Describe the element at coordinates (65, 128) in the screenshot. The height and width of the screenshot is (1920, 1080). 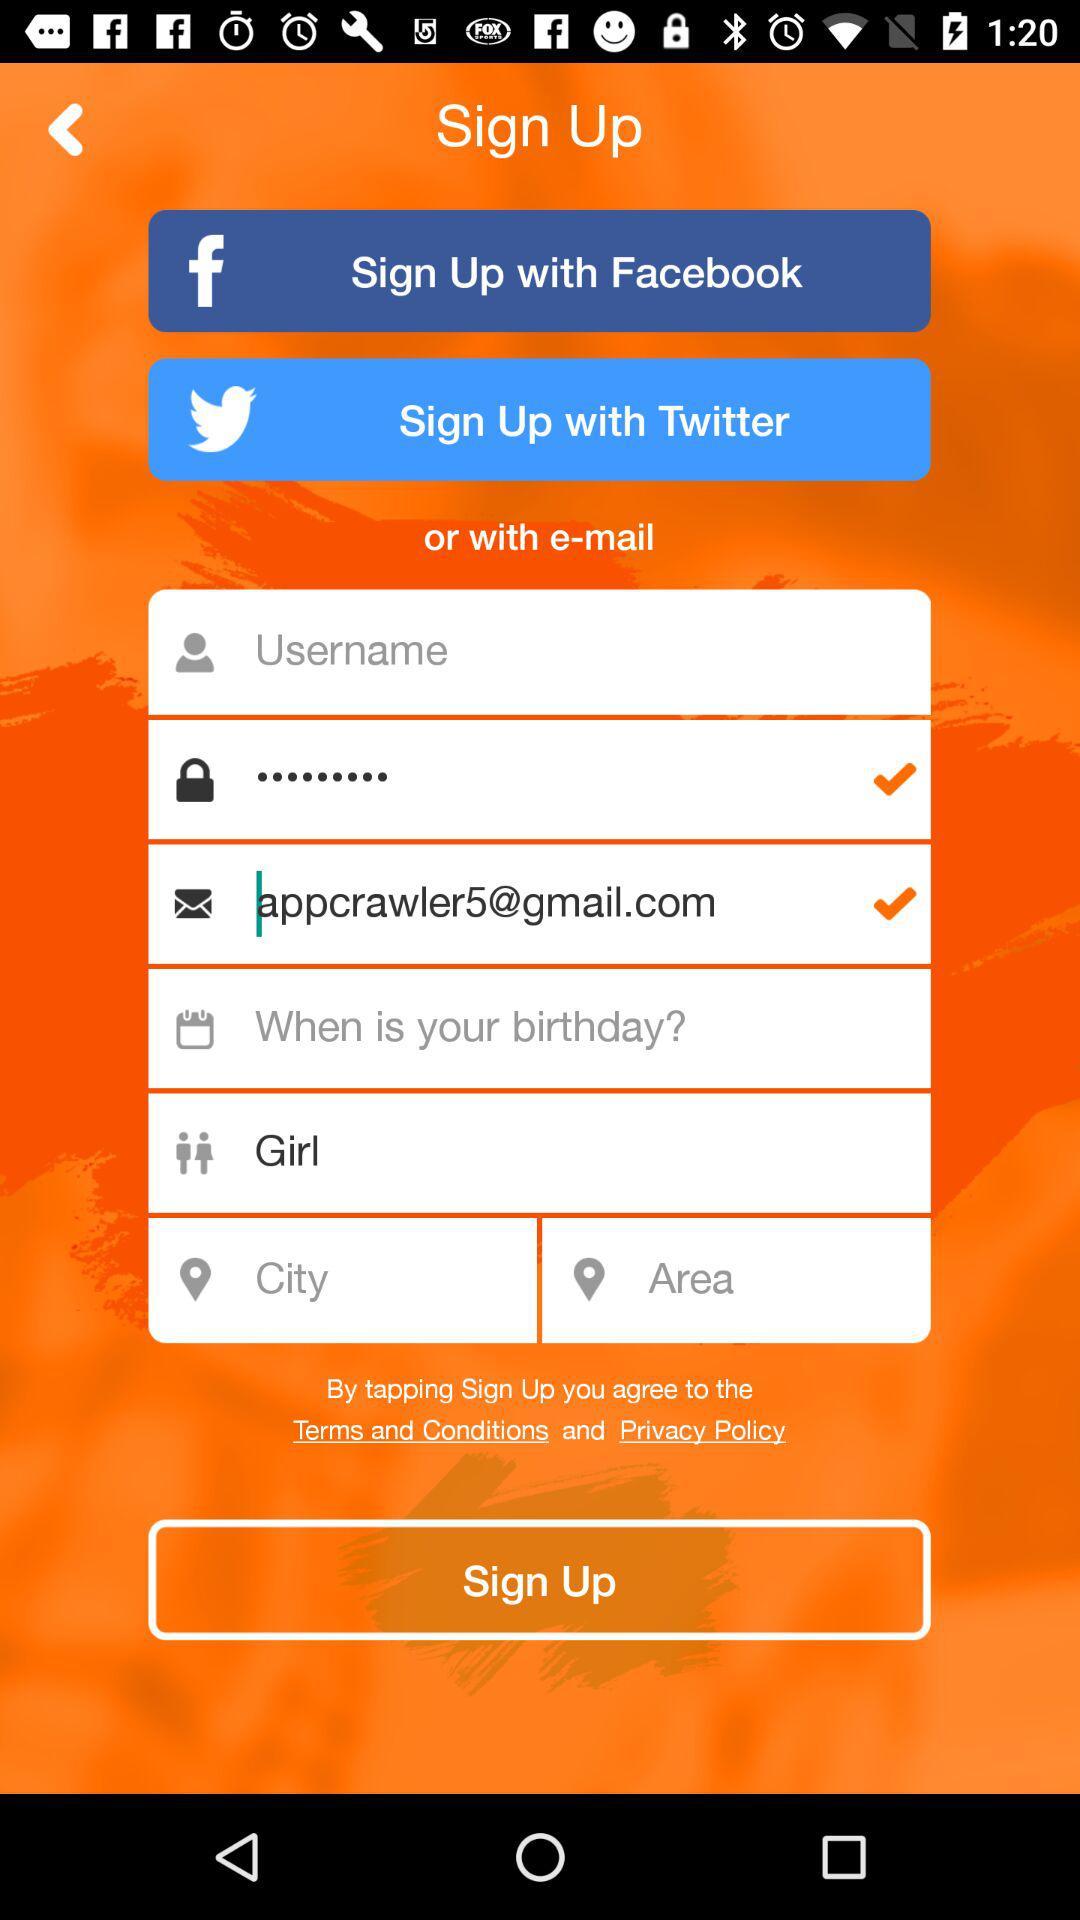
I see `the arrow_backward icon` at that location.